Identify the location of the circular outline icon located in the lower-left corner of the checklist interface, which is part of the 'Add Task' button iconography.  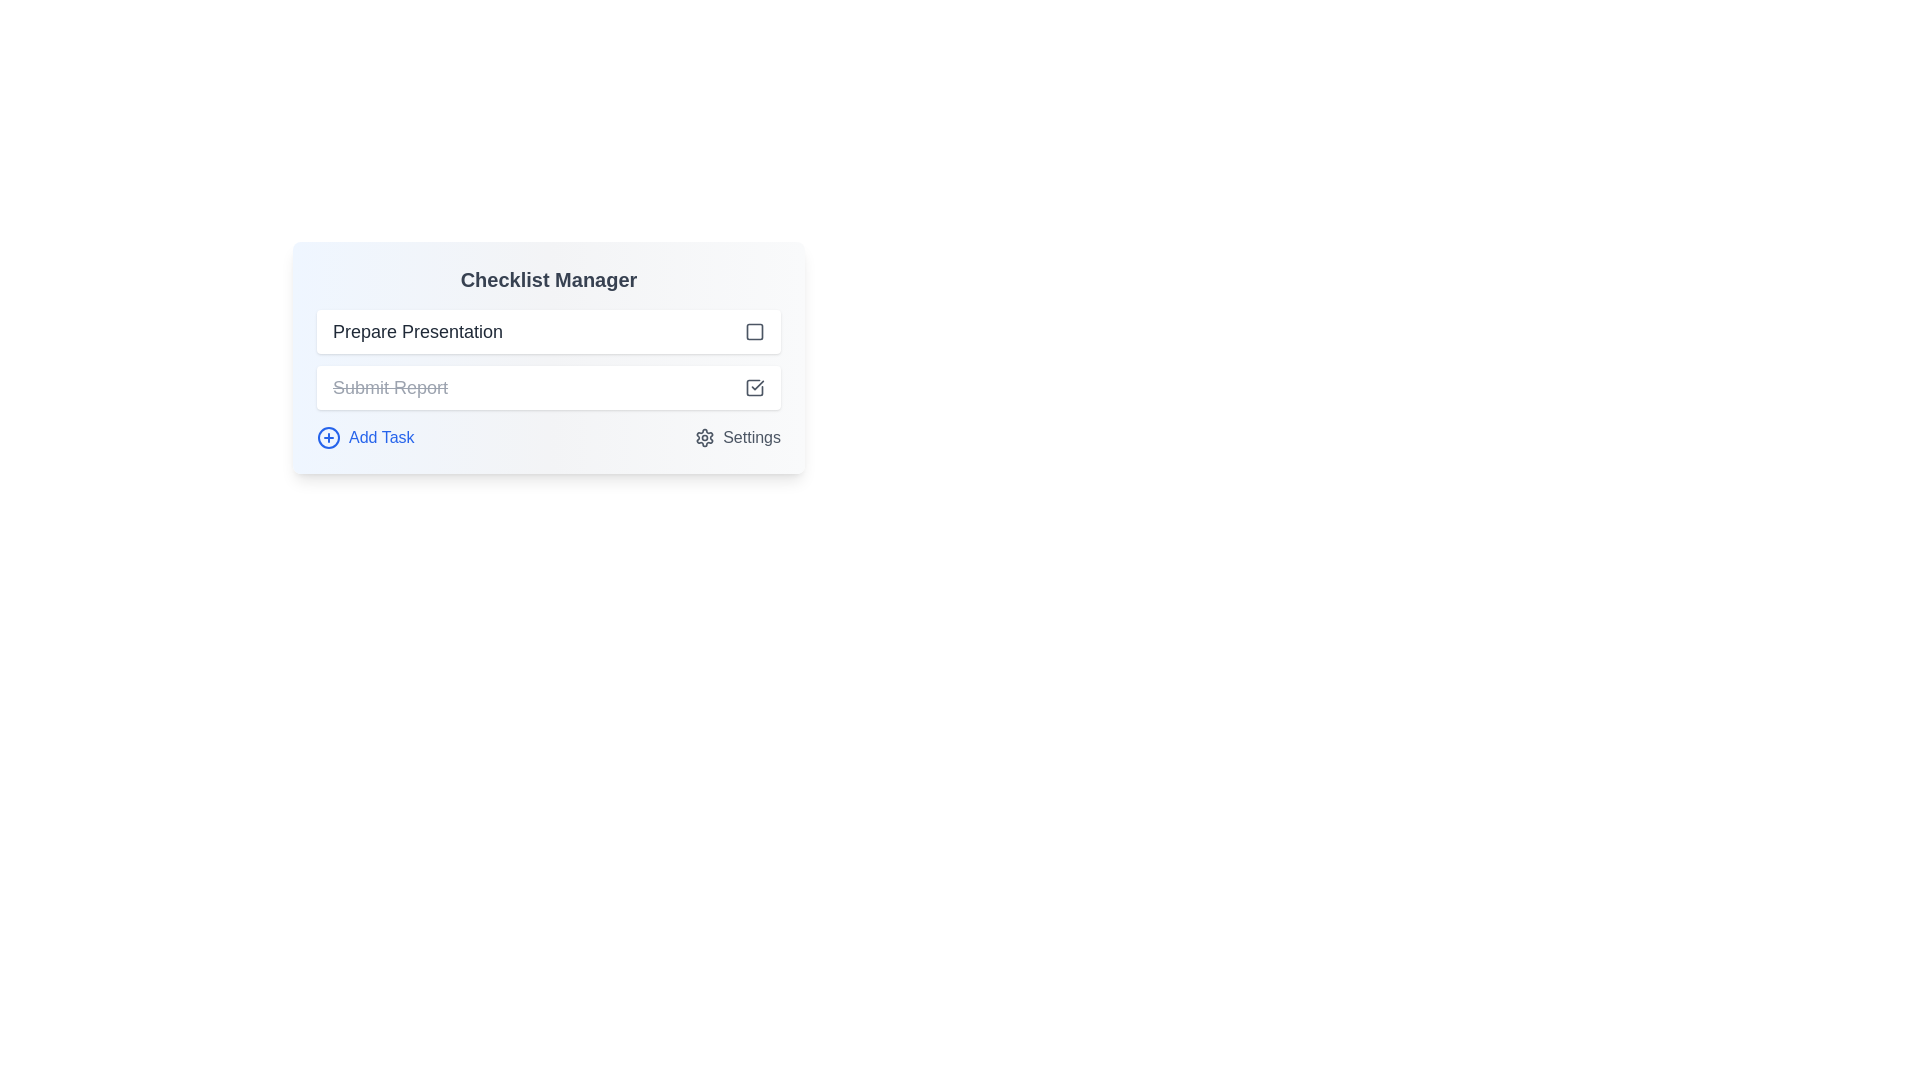
(329, 437).